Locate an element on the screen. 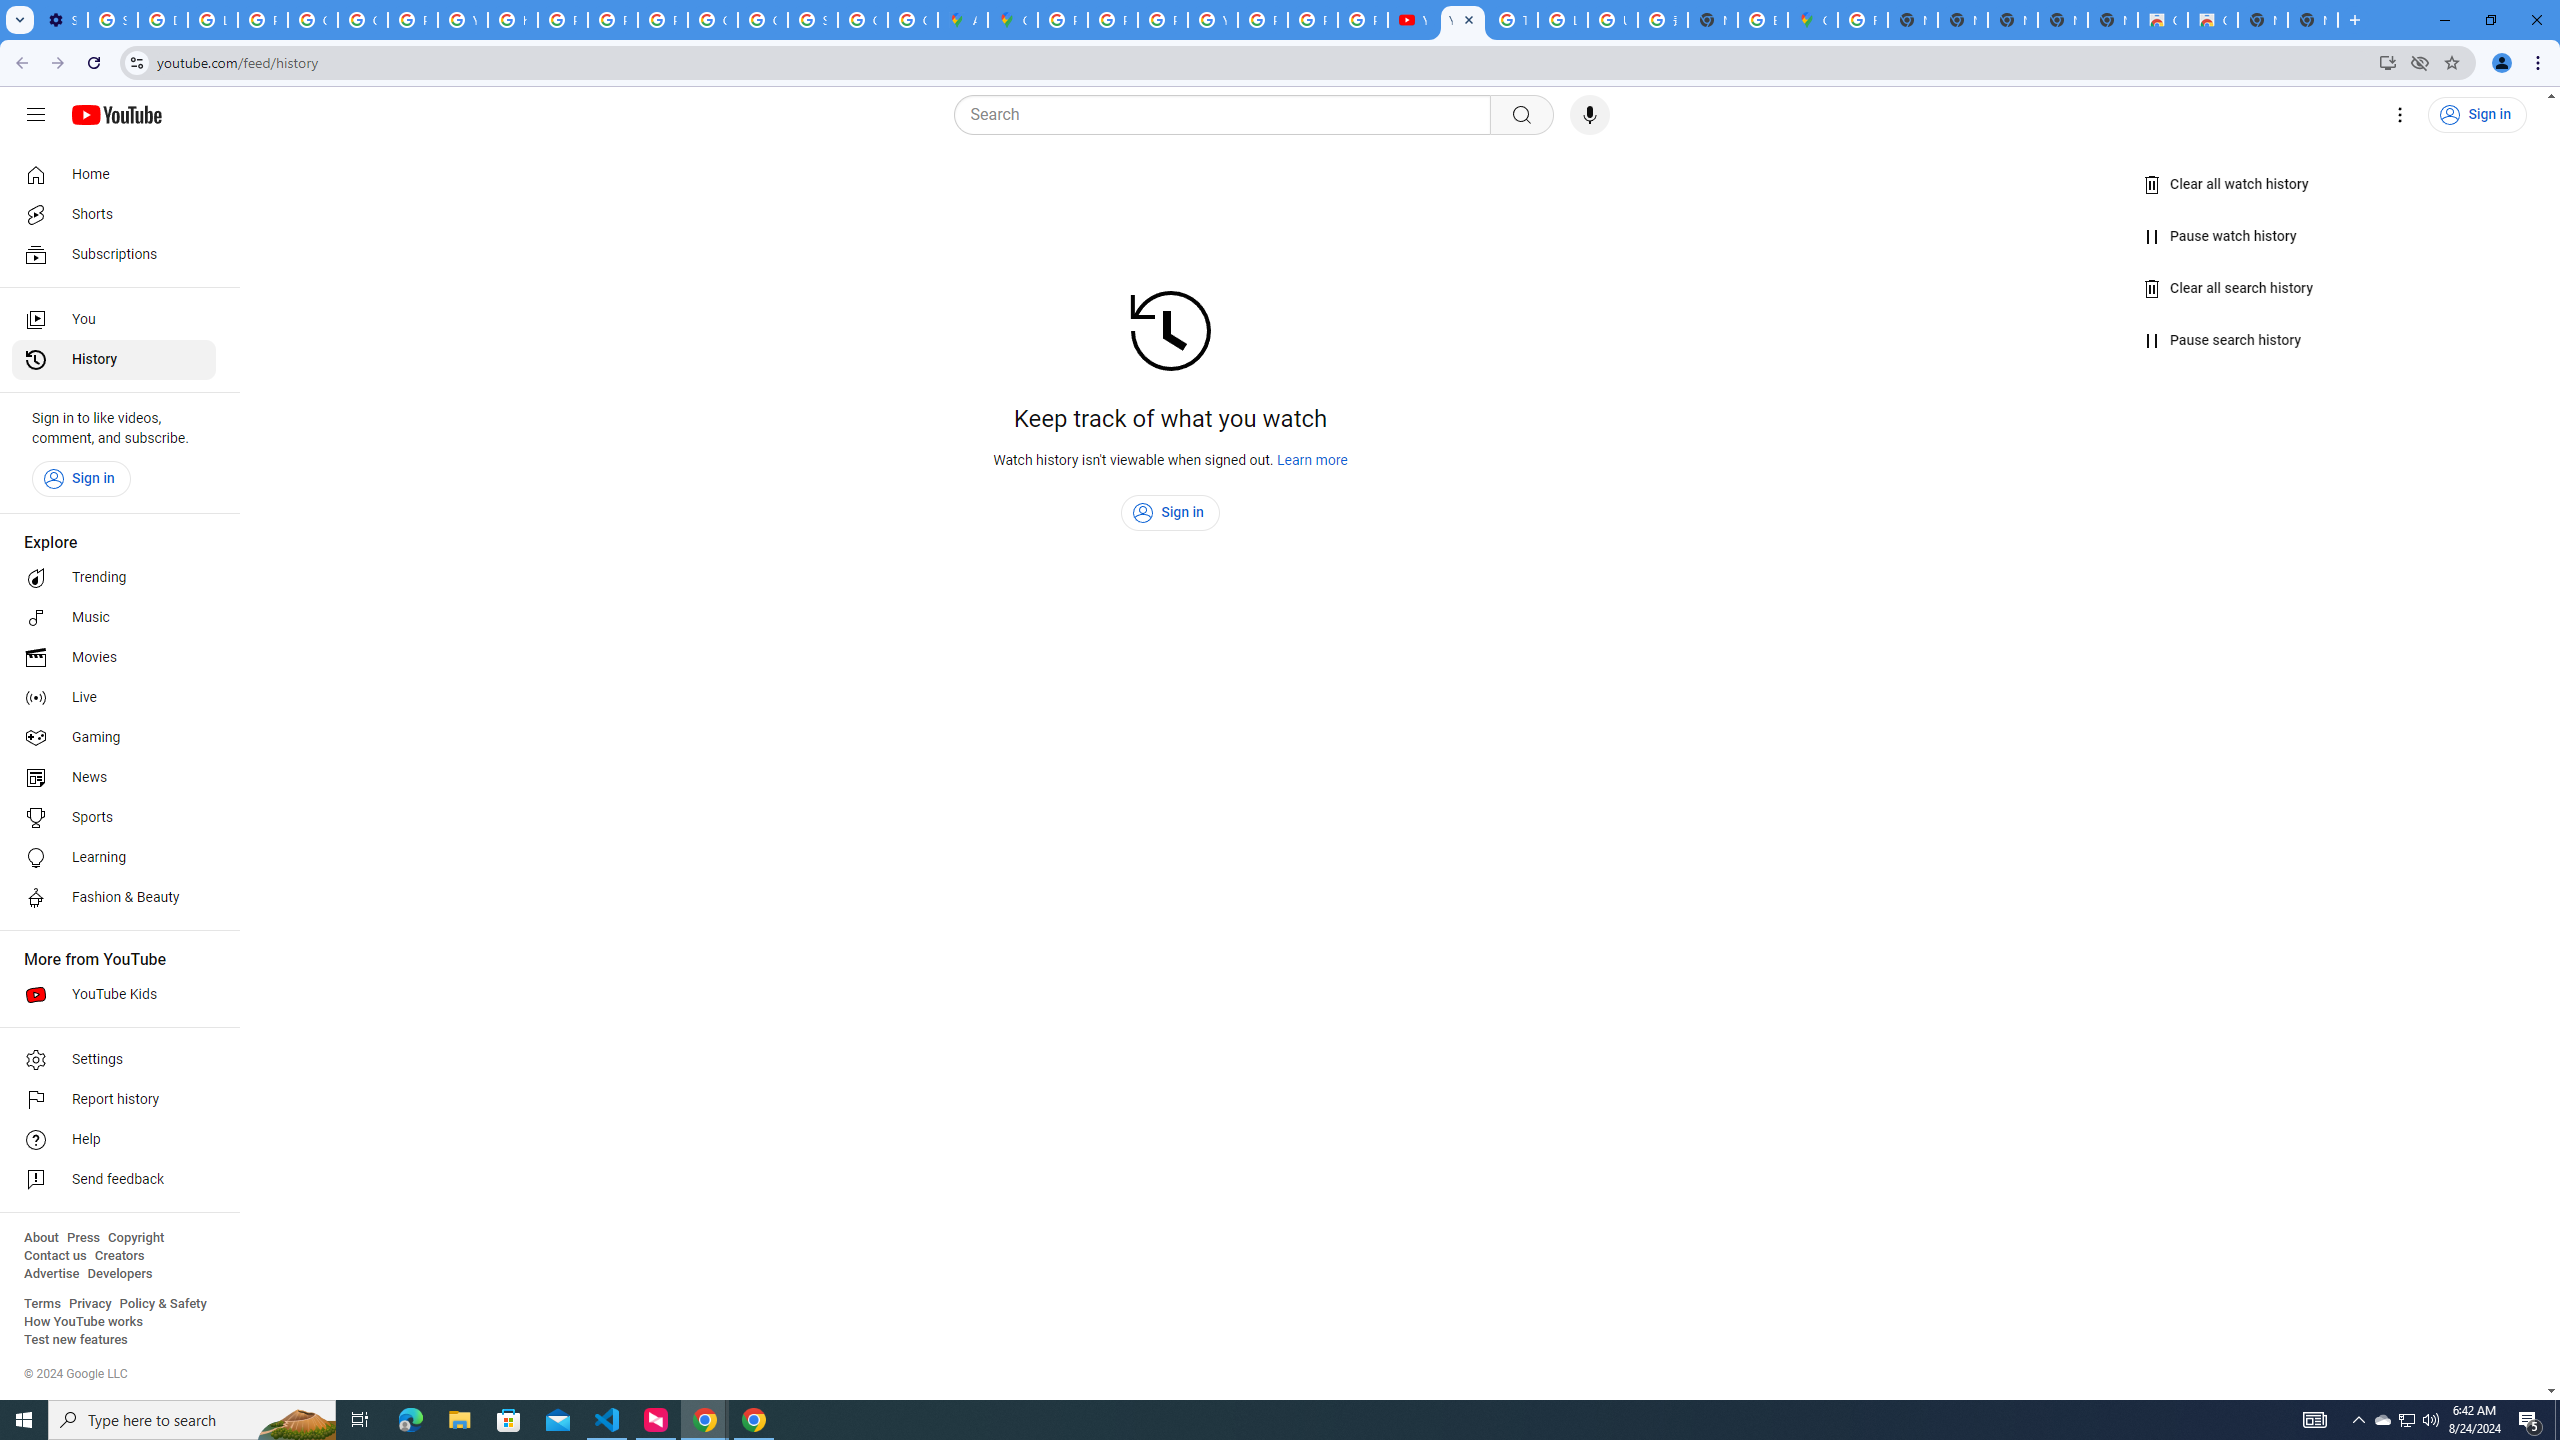 This screenshot has width=2560, height=1440. 'Install YouTube' is located at coordinates (2388, 61).